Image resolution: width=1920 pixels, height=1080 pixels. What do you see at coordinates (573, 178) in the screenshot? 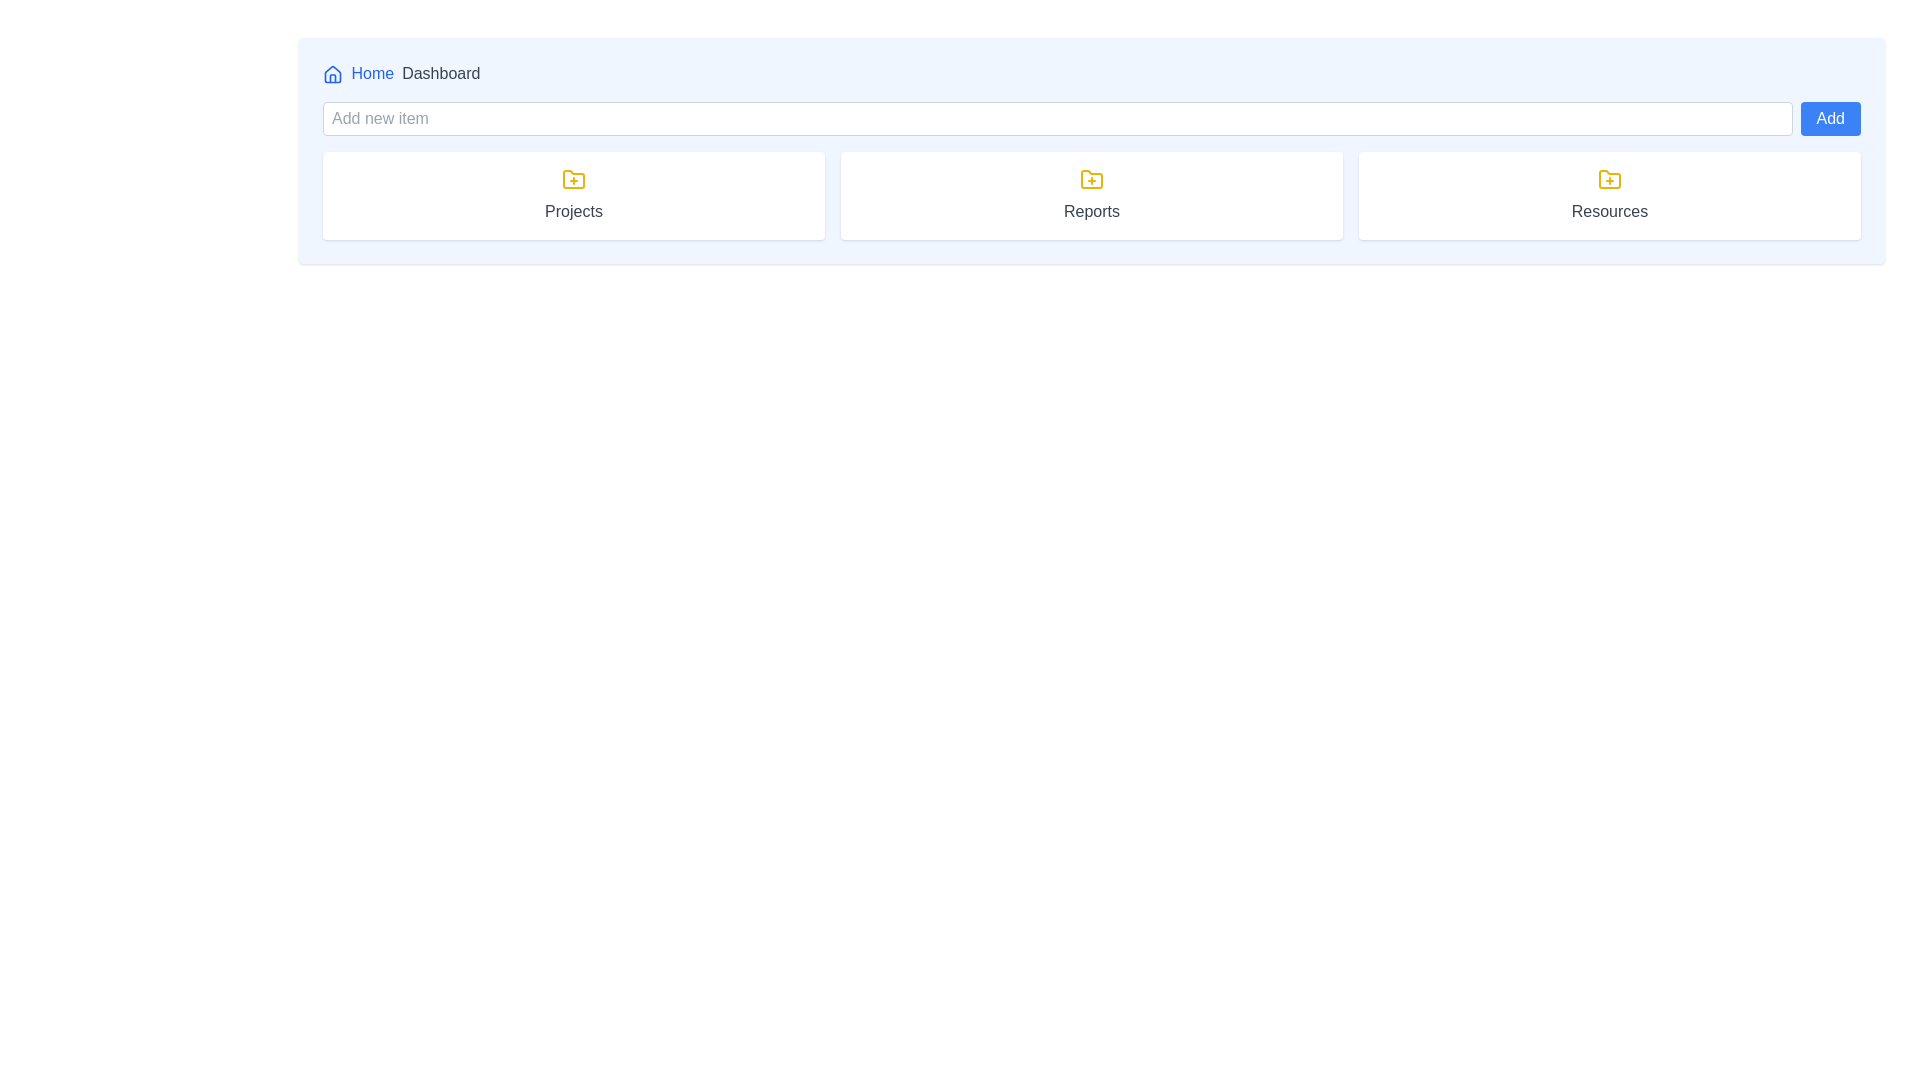
I see `the leftmost folder icon labeled 'Projects'` at bounding box center [573, 178].